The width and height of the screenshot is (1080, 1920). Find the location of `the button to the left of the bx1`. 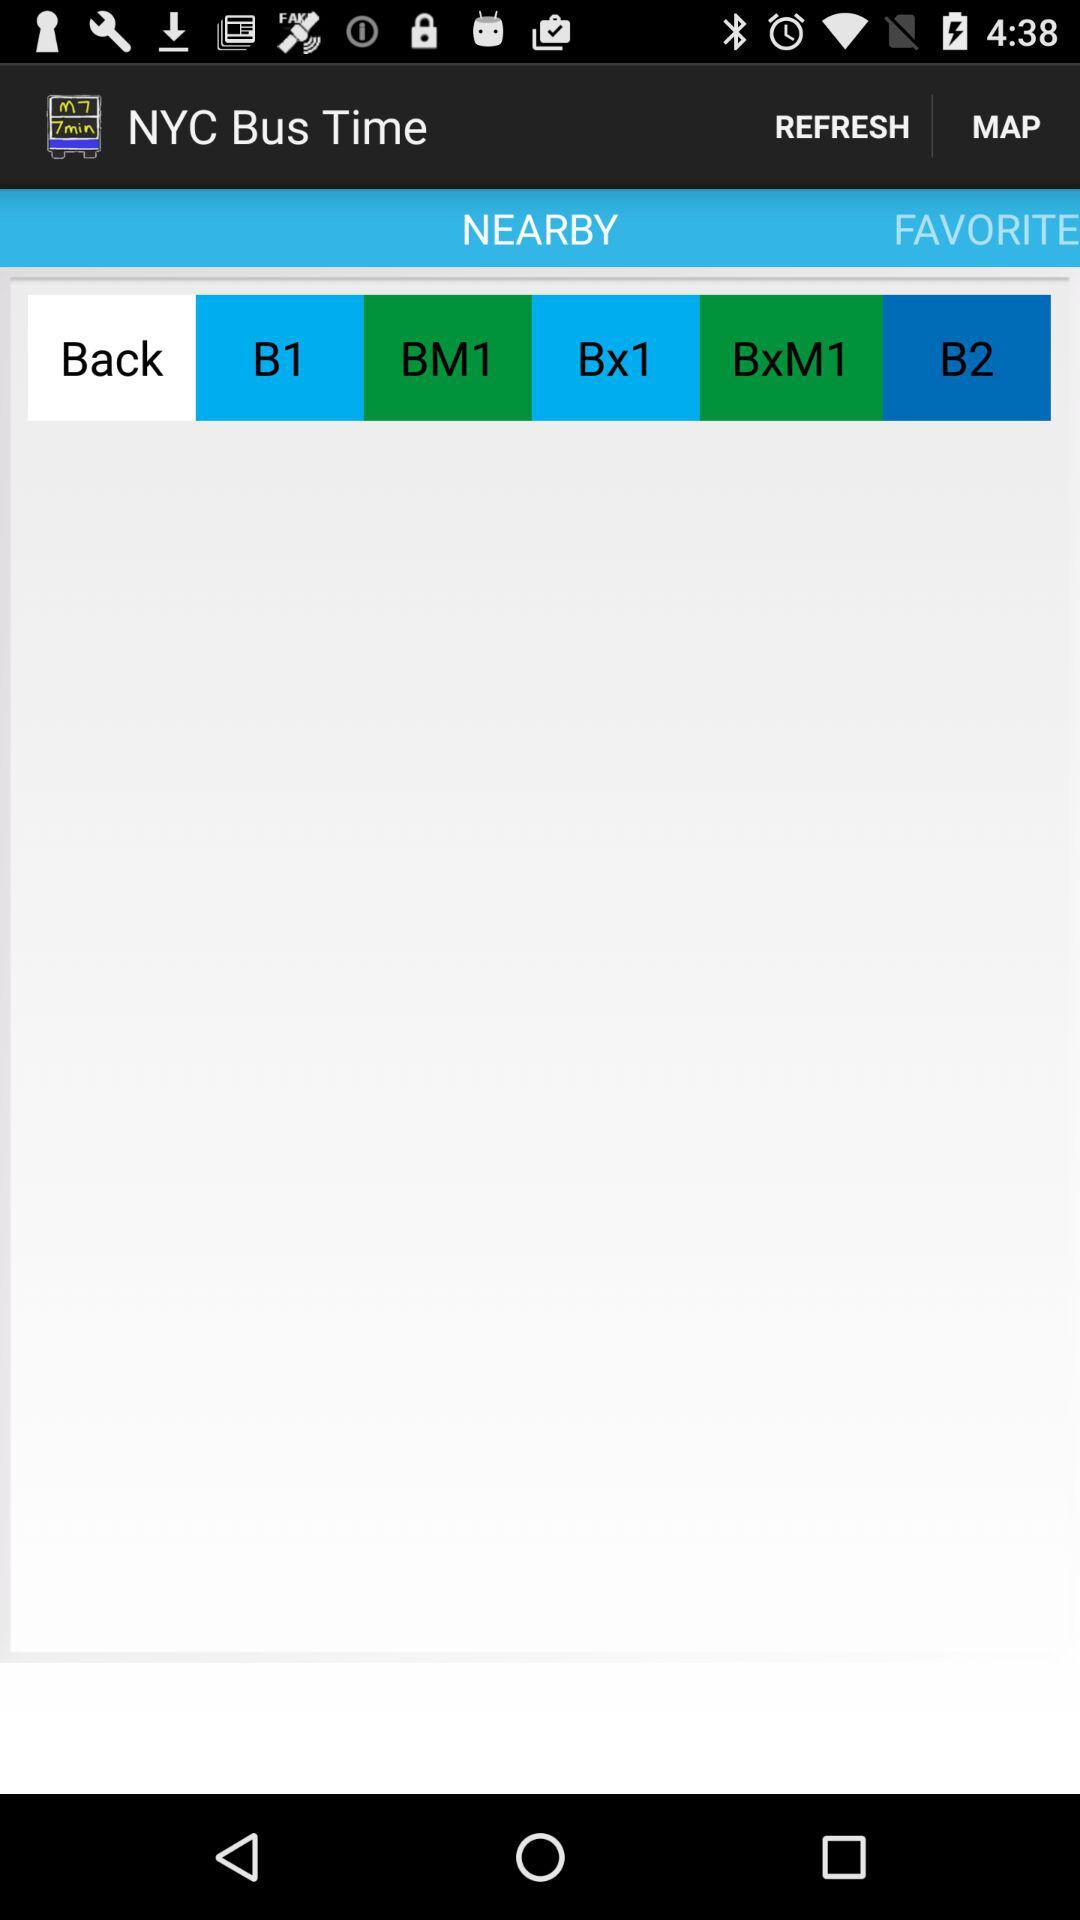

the button to the left of the bx1 is located at coordinates (446, 357).